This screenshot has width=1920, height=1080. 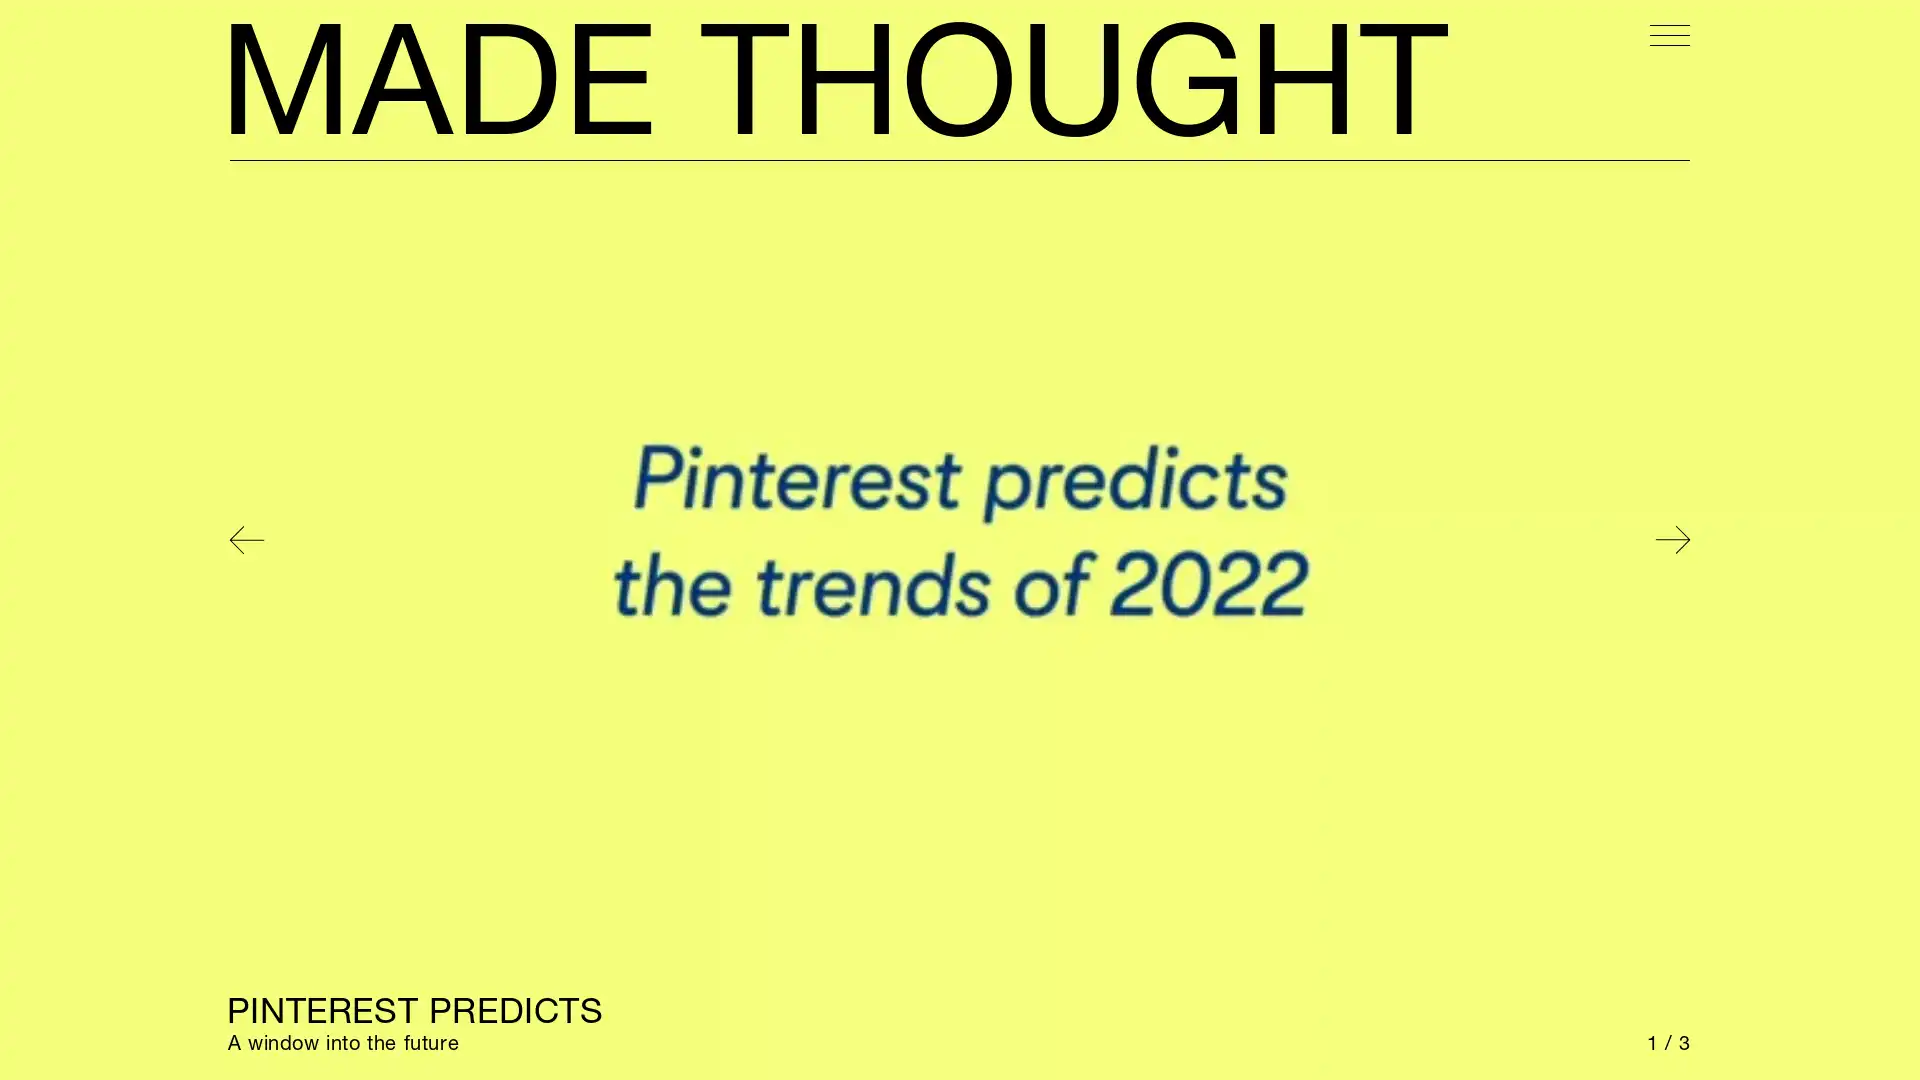 What do you see at coordinates (245, 540) in the screenshot?
I see `Previous` at bounding box center [245, 540].